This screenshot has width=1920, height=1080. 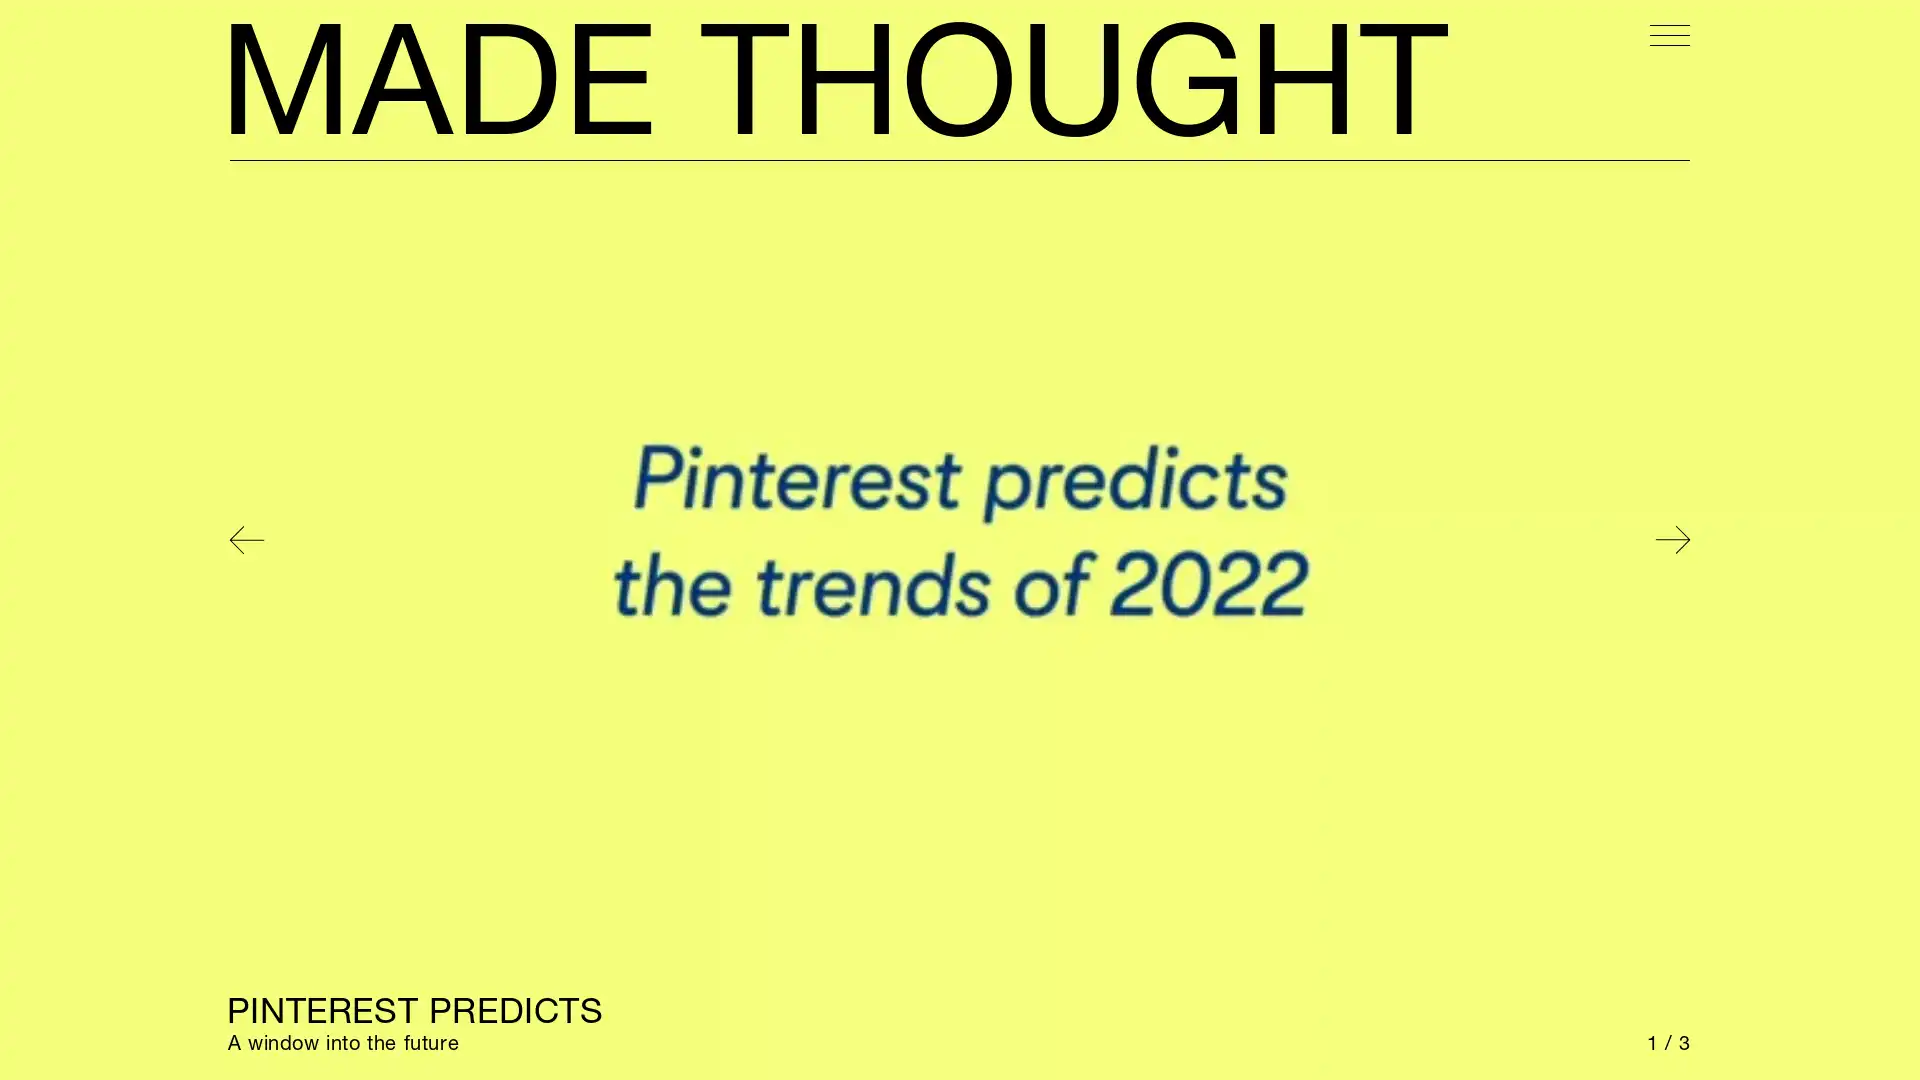 What do you see at coordinates (245, 540) in the screenshot?
I see `Previous` at bounding box center [245, 540].